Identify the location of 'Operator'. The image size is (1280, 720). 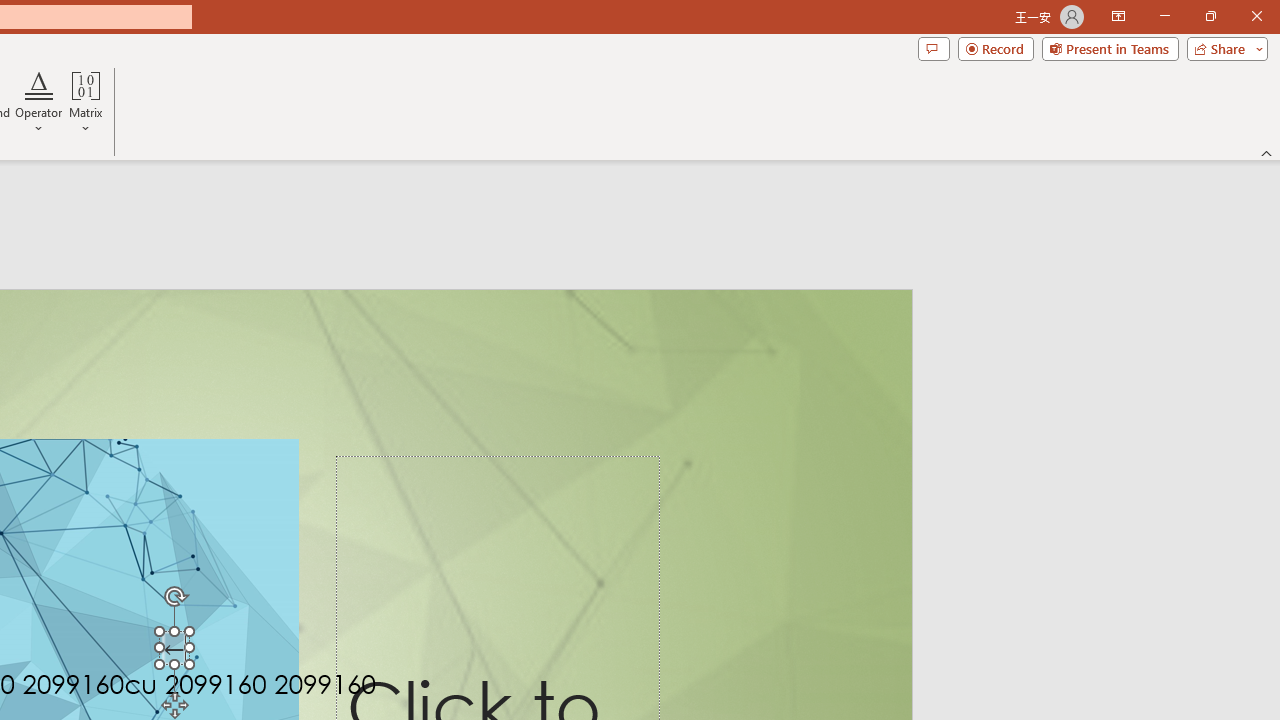
(39, 103).